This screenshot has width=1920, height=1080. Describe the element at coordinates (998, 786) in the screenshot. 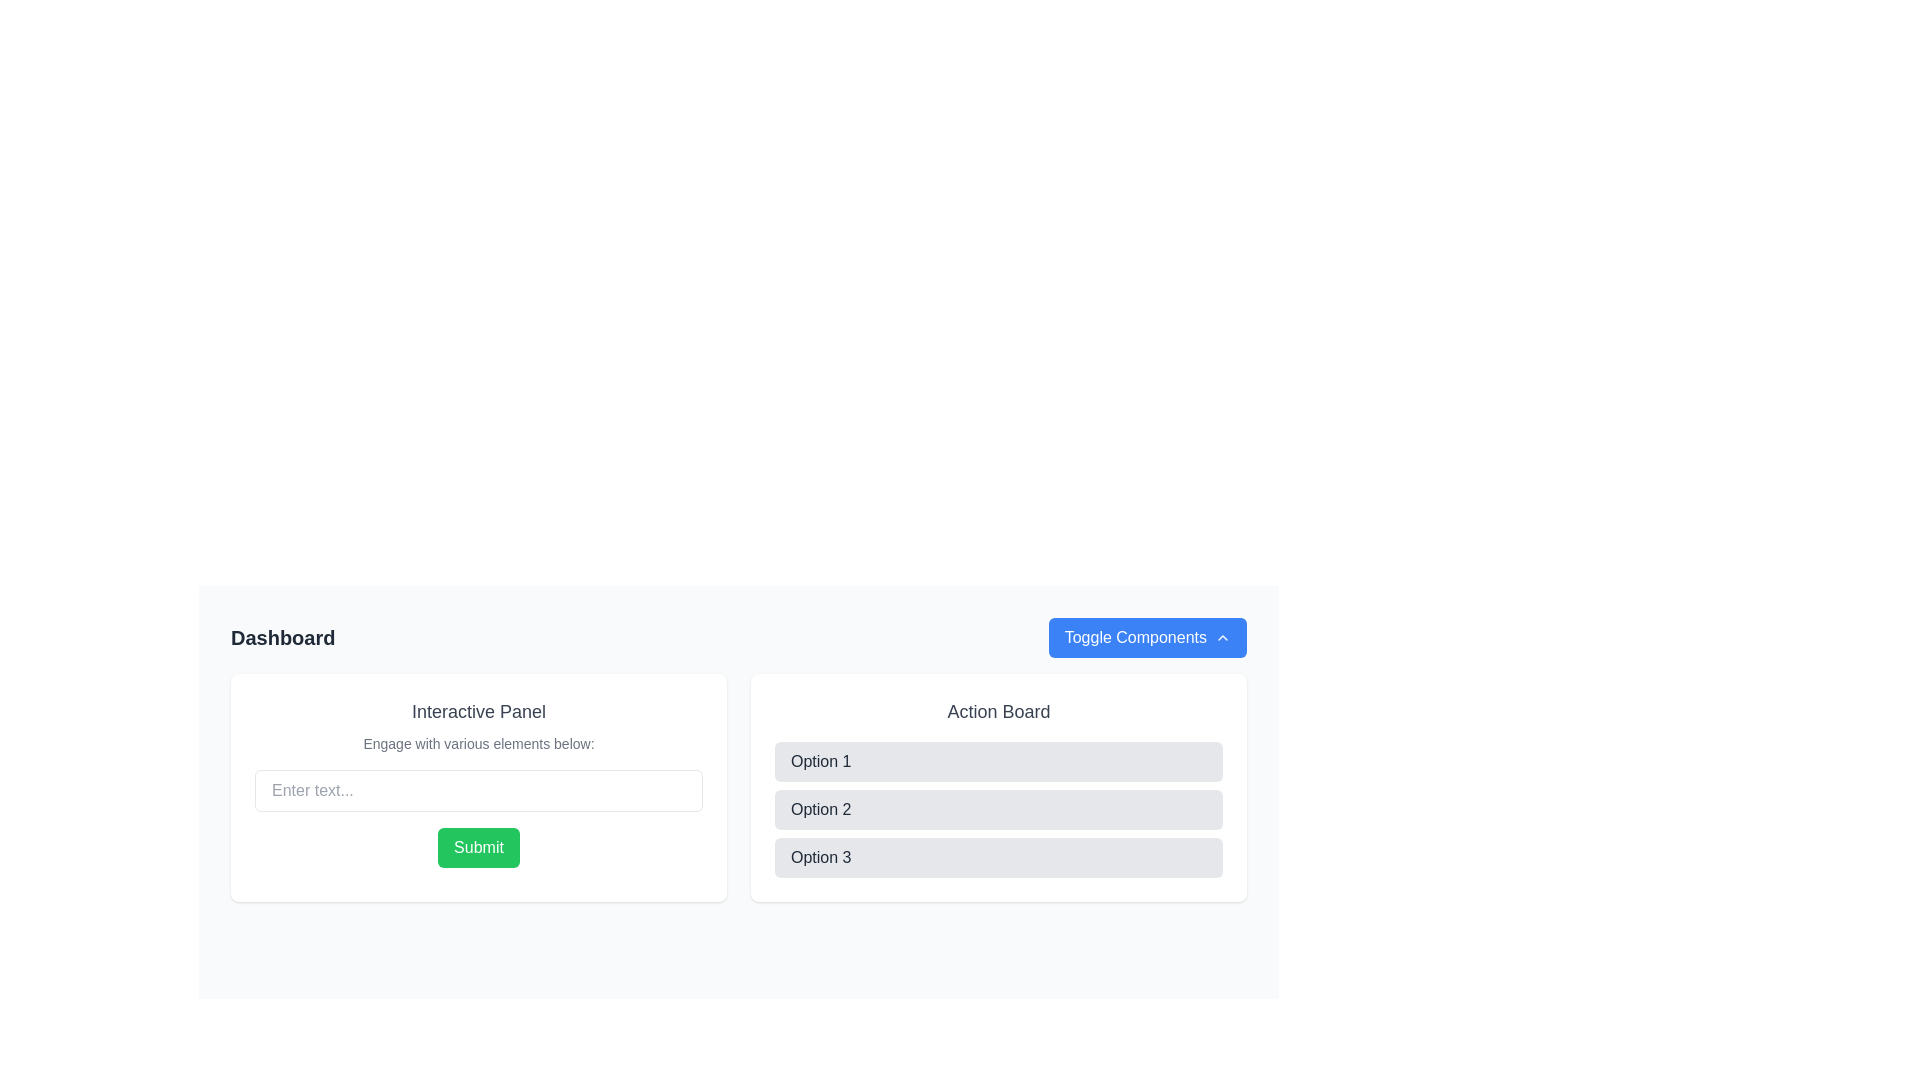

I see `the second list item in the 'Action Board'` at that location.